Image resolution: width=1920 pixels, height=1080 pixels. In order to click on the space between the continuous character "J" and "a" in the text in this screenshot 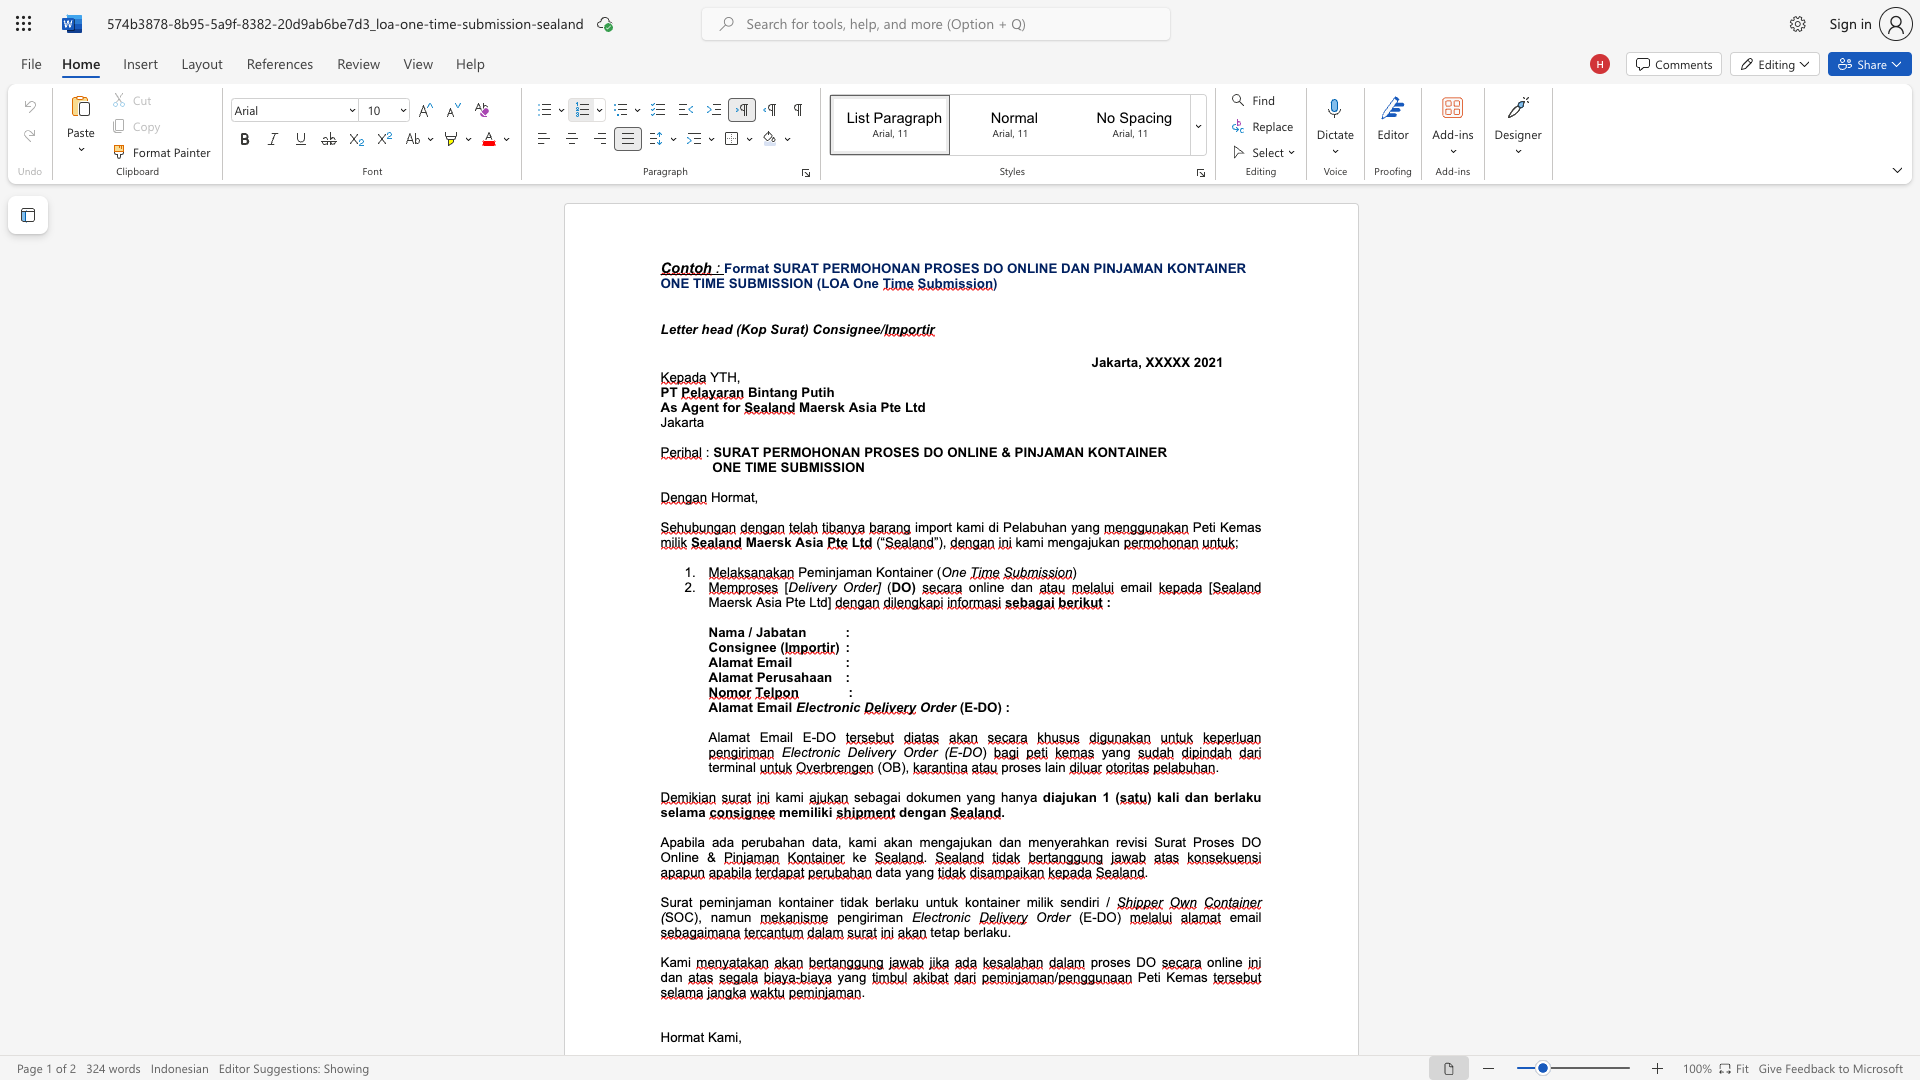, I will do `click(762, 632)`.